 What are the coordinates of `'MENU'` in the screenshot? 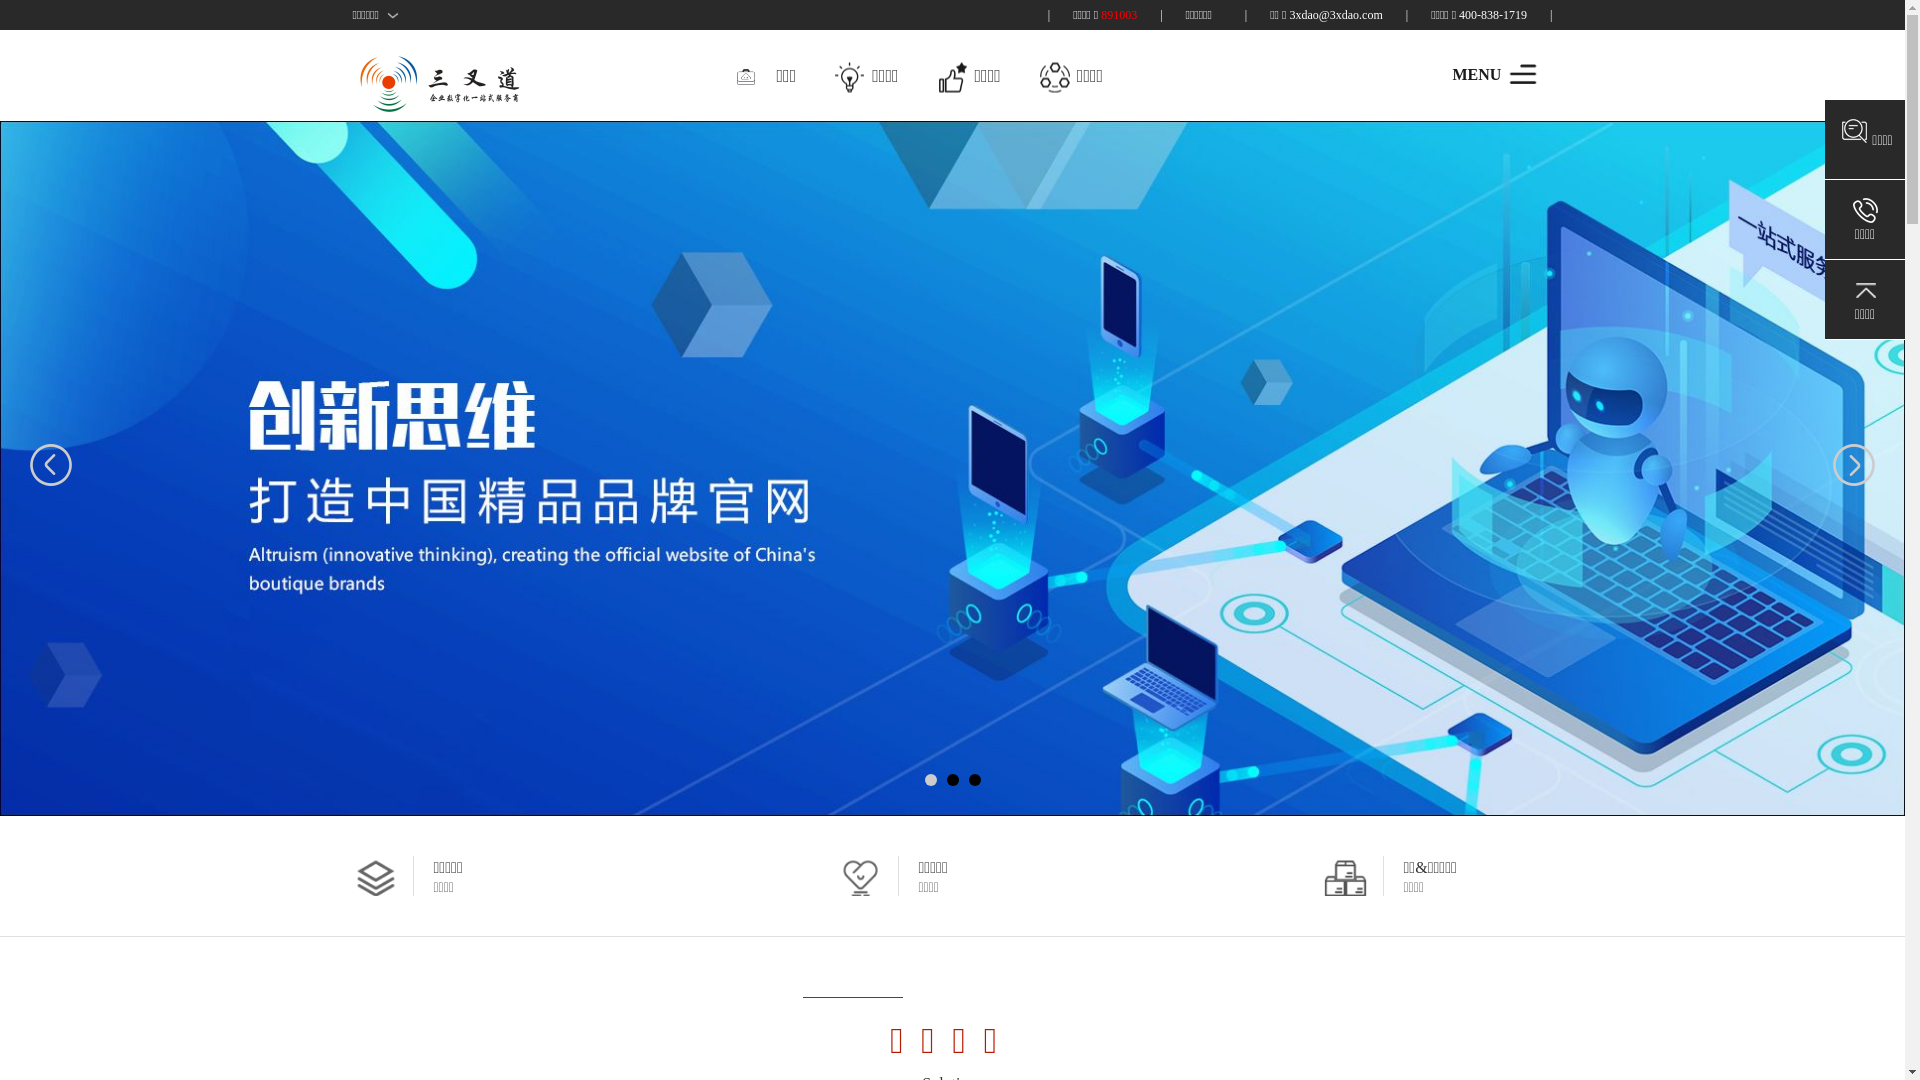 It's located at (1492, 72).